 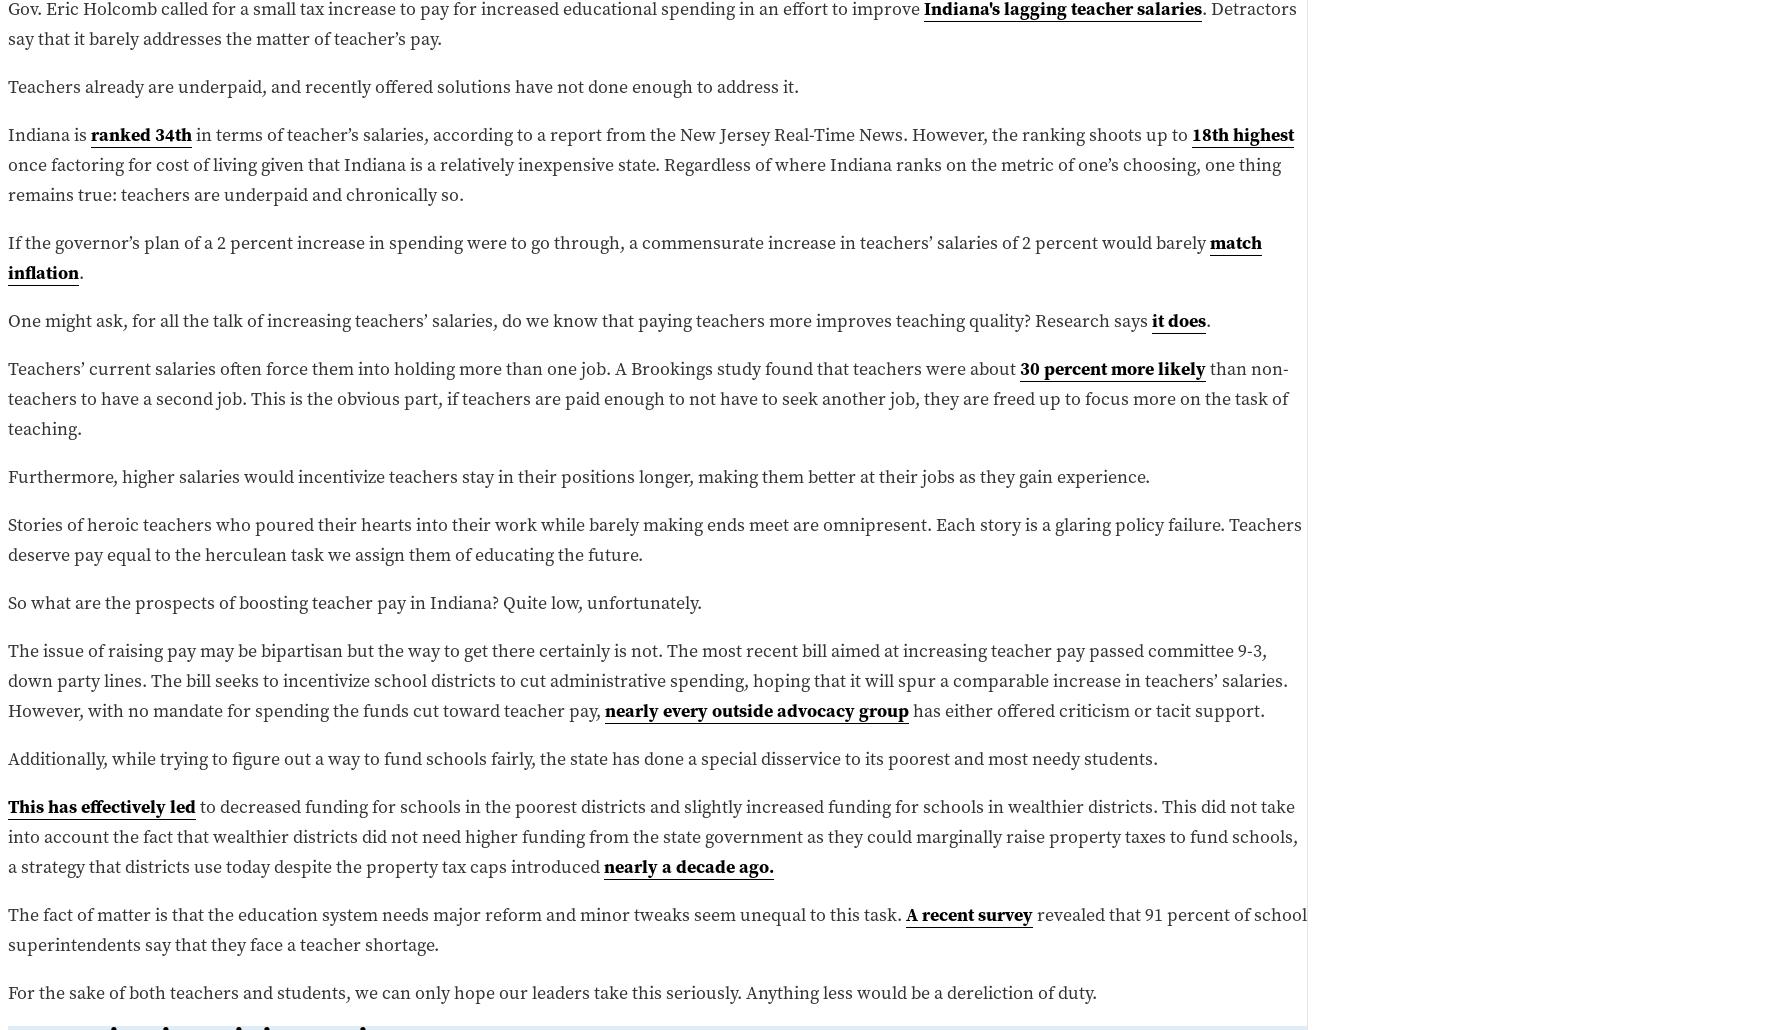 I want to click on 'If the governor’s plan of a 2 percent increase in spending were to go through, a commensurate increase in teachers’ salaries of 2 percent would barely', so click(x=608, y=241).